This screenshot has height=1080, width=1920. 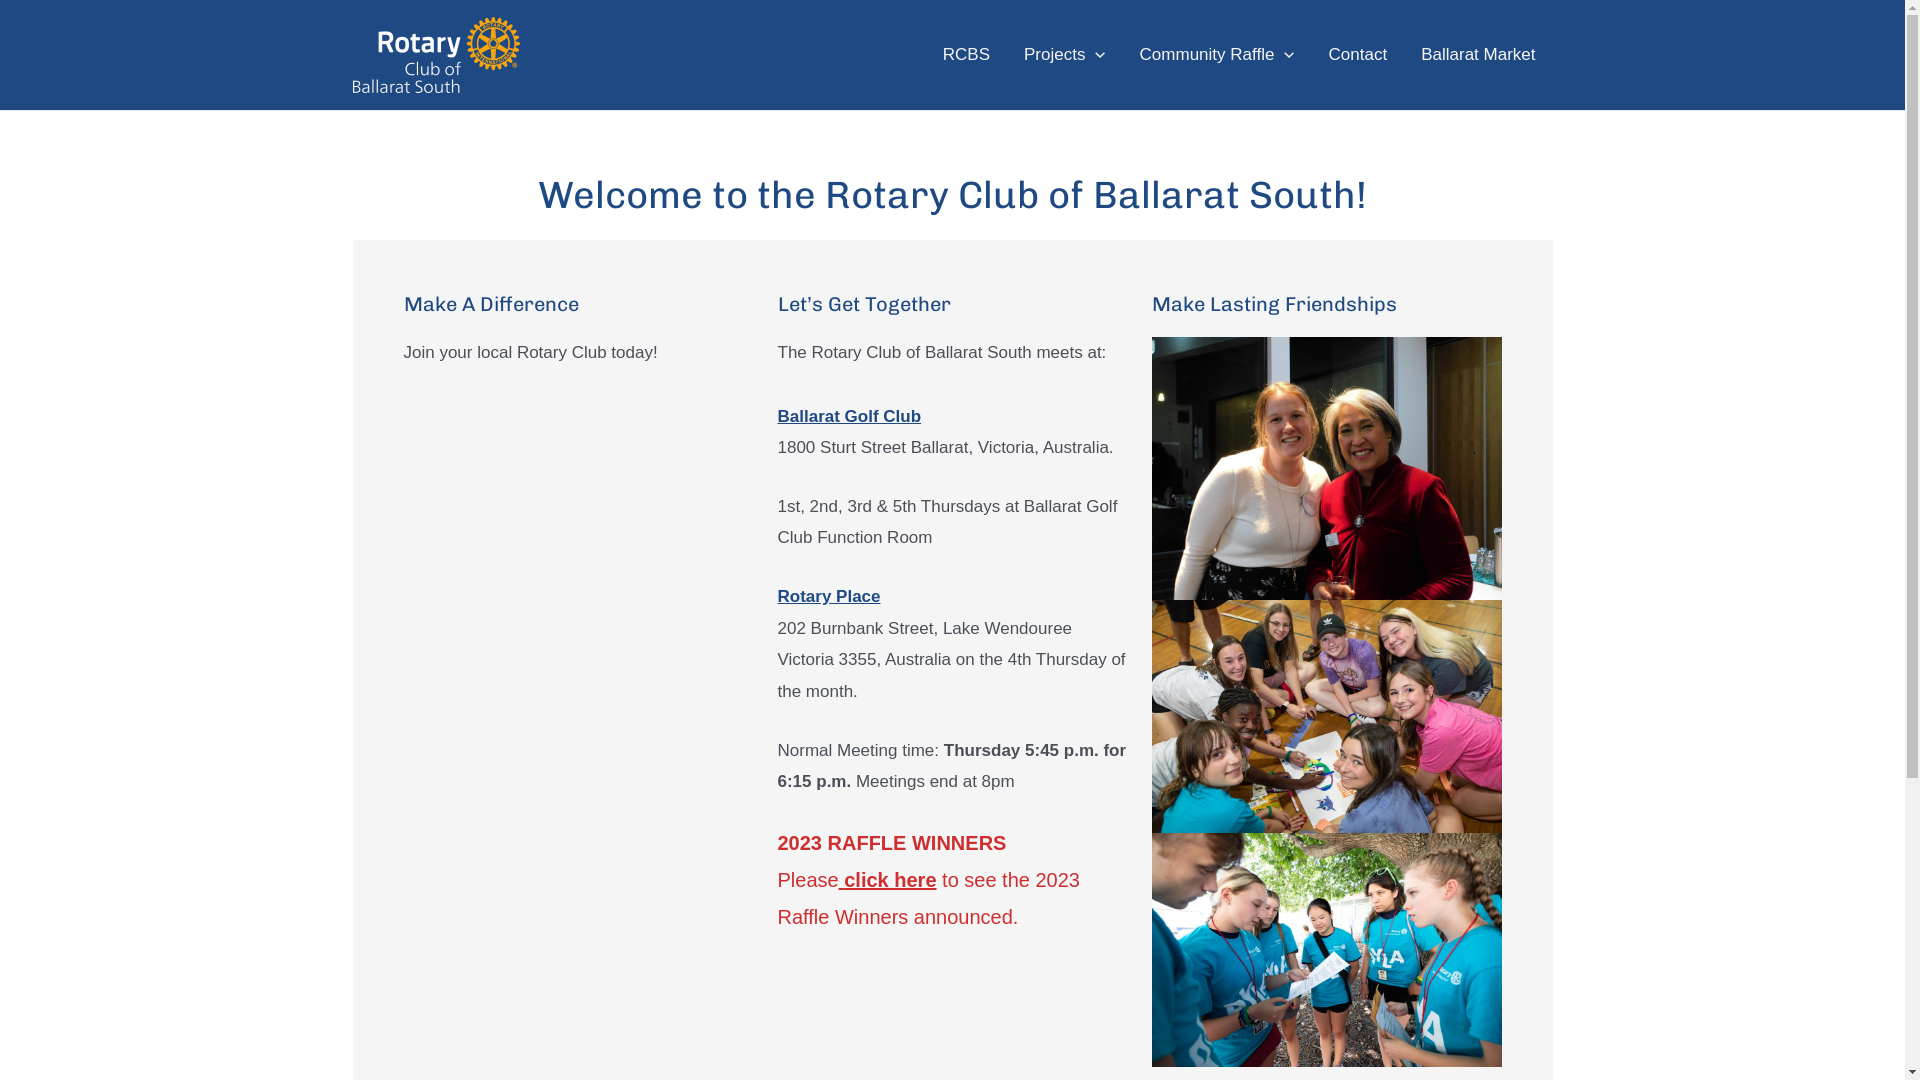 I want to click on 'click here', so click(x=887, y=878).